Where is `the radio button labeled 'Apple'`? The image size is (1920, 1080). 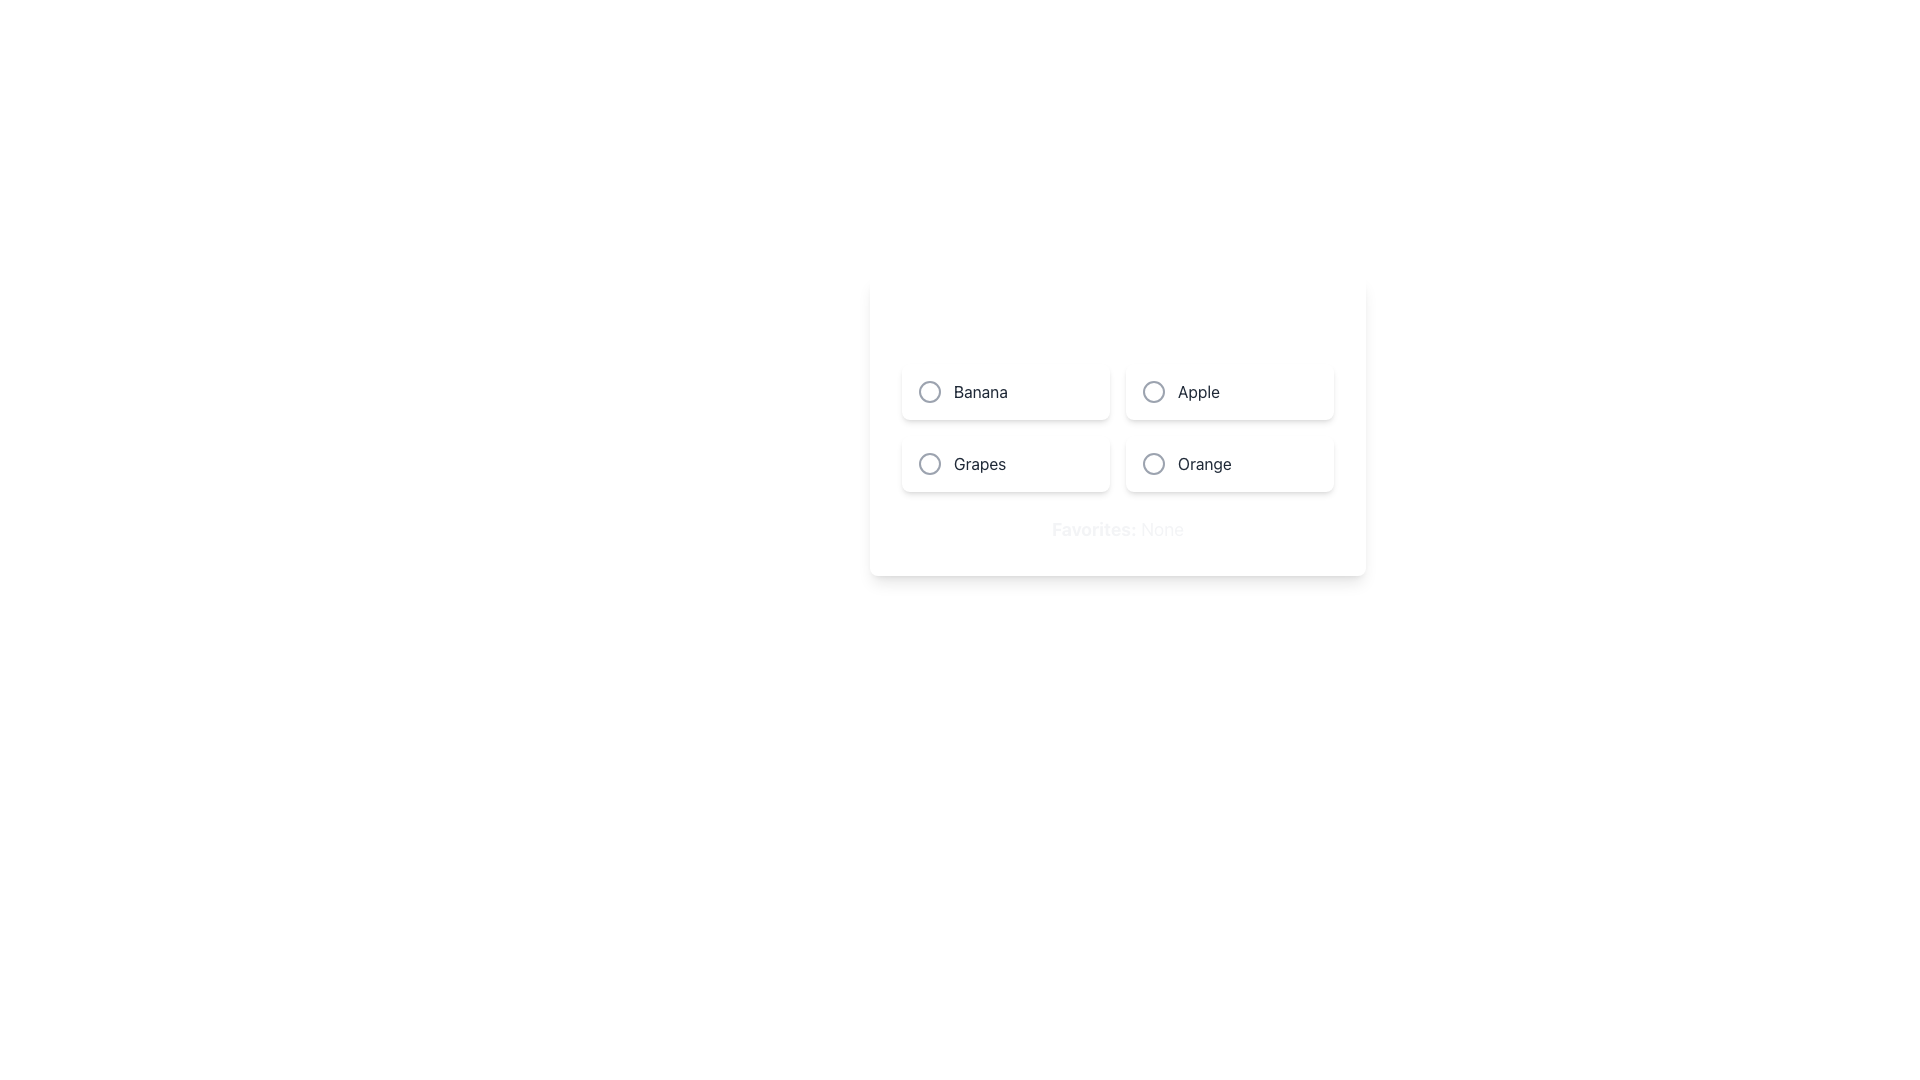 the radio button labeled 'Apple' is located at coordinates (1153, 392).